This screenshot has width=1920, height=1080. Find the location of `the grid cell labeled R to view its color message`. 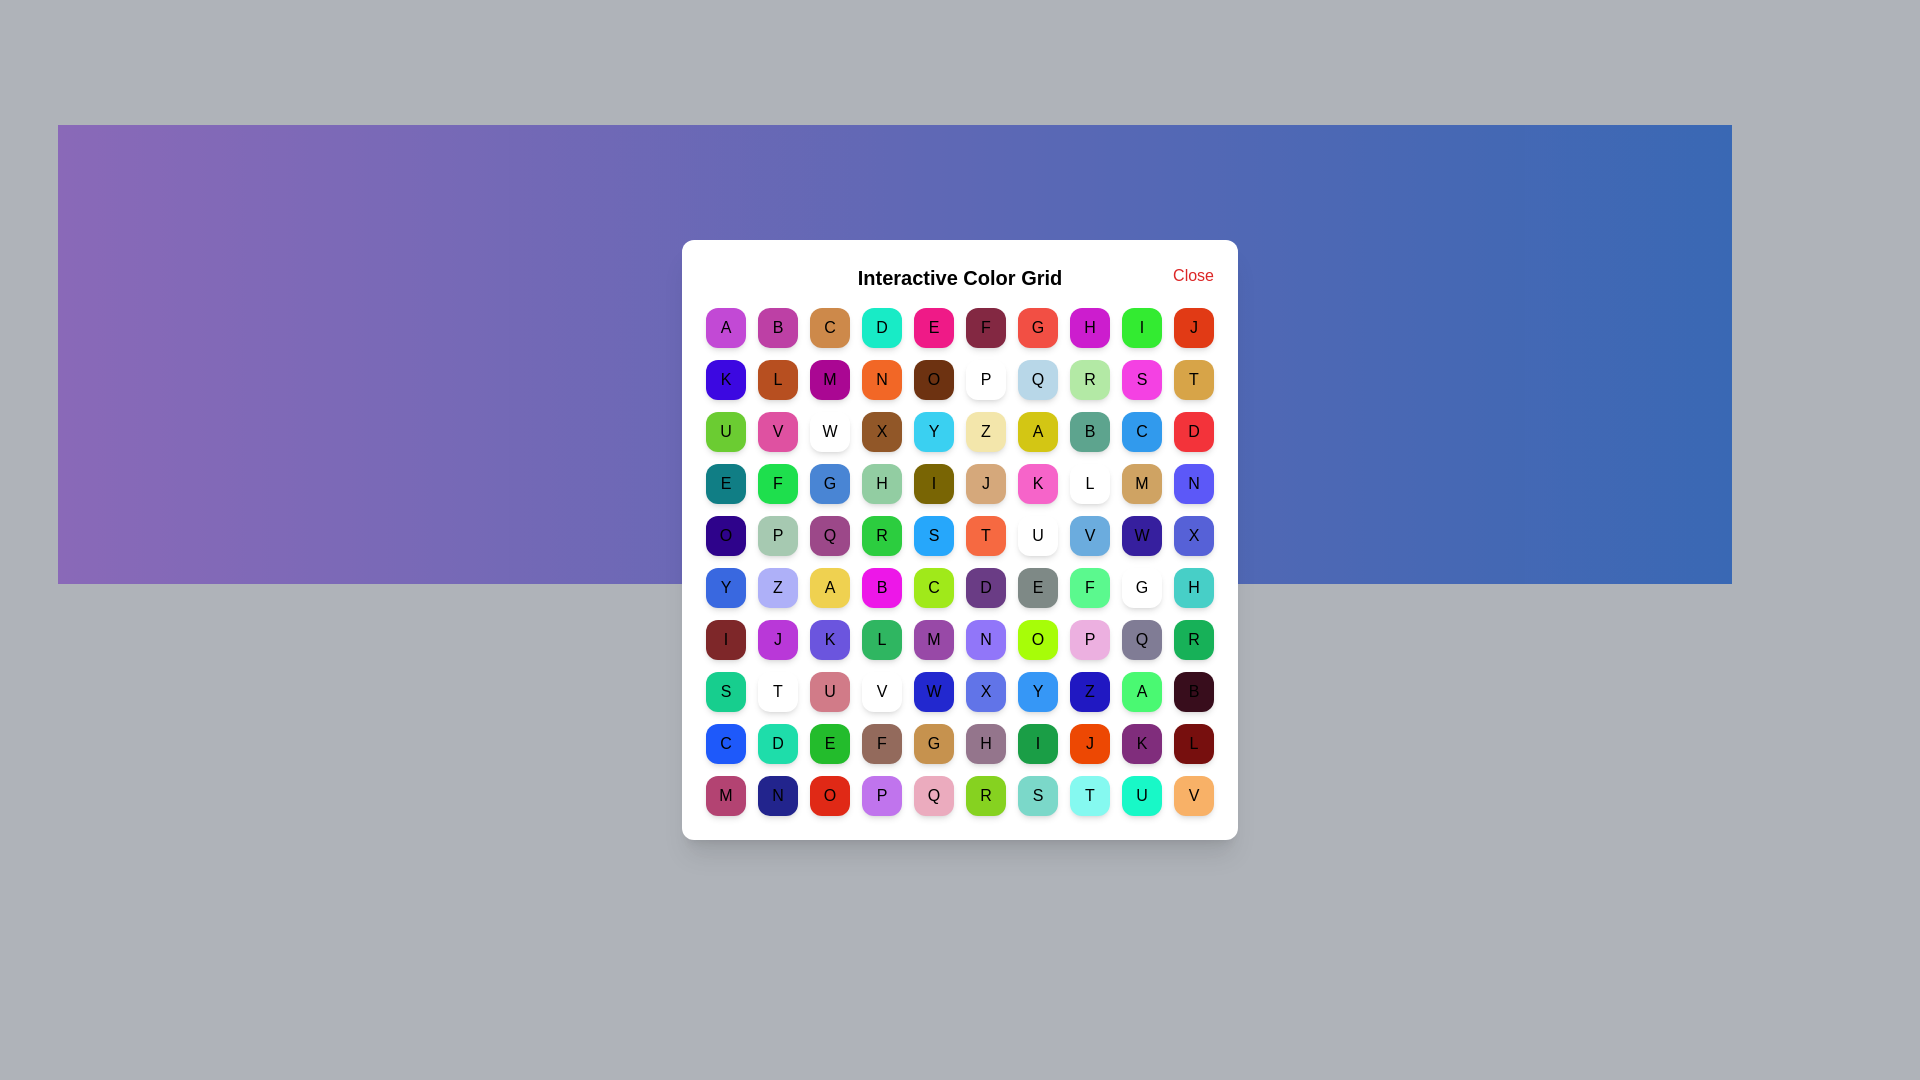

the grid cell labeled R to view its color message is located at coordinates (1088, 380).